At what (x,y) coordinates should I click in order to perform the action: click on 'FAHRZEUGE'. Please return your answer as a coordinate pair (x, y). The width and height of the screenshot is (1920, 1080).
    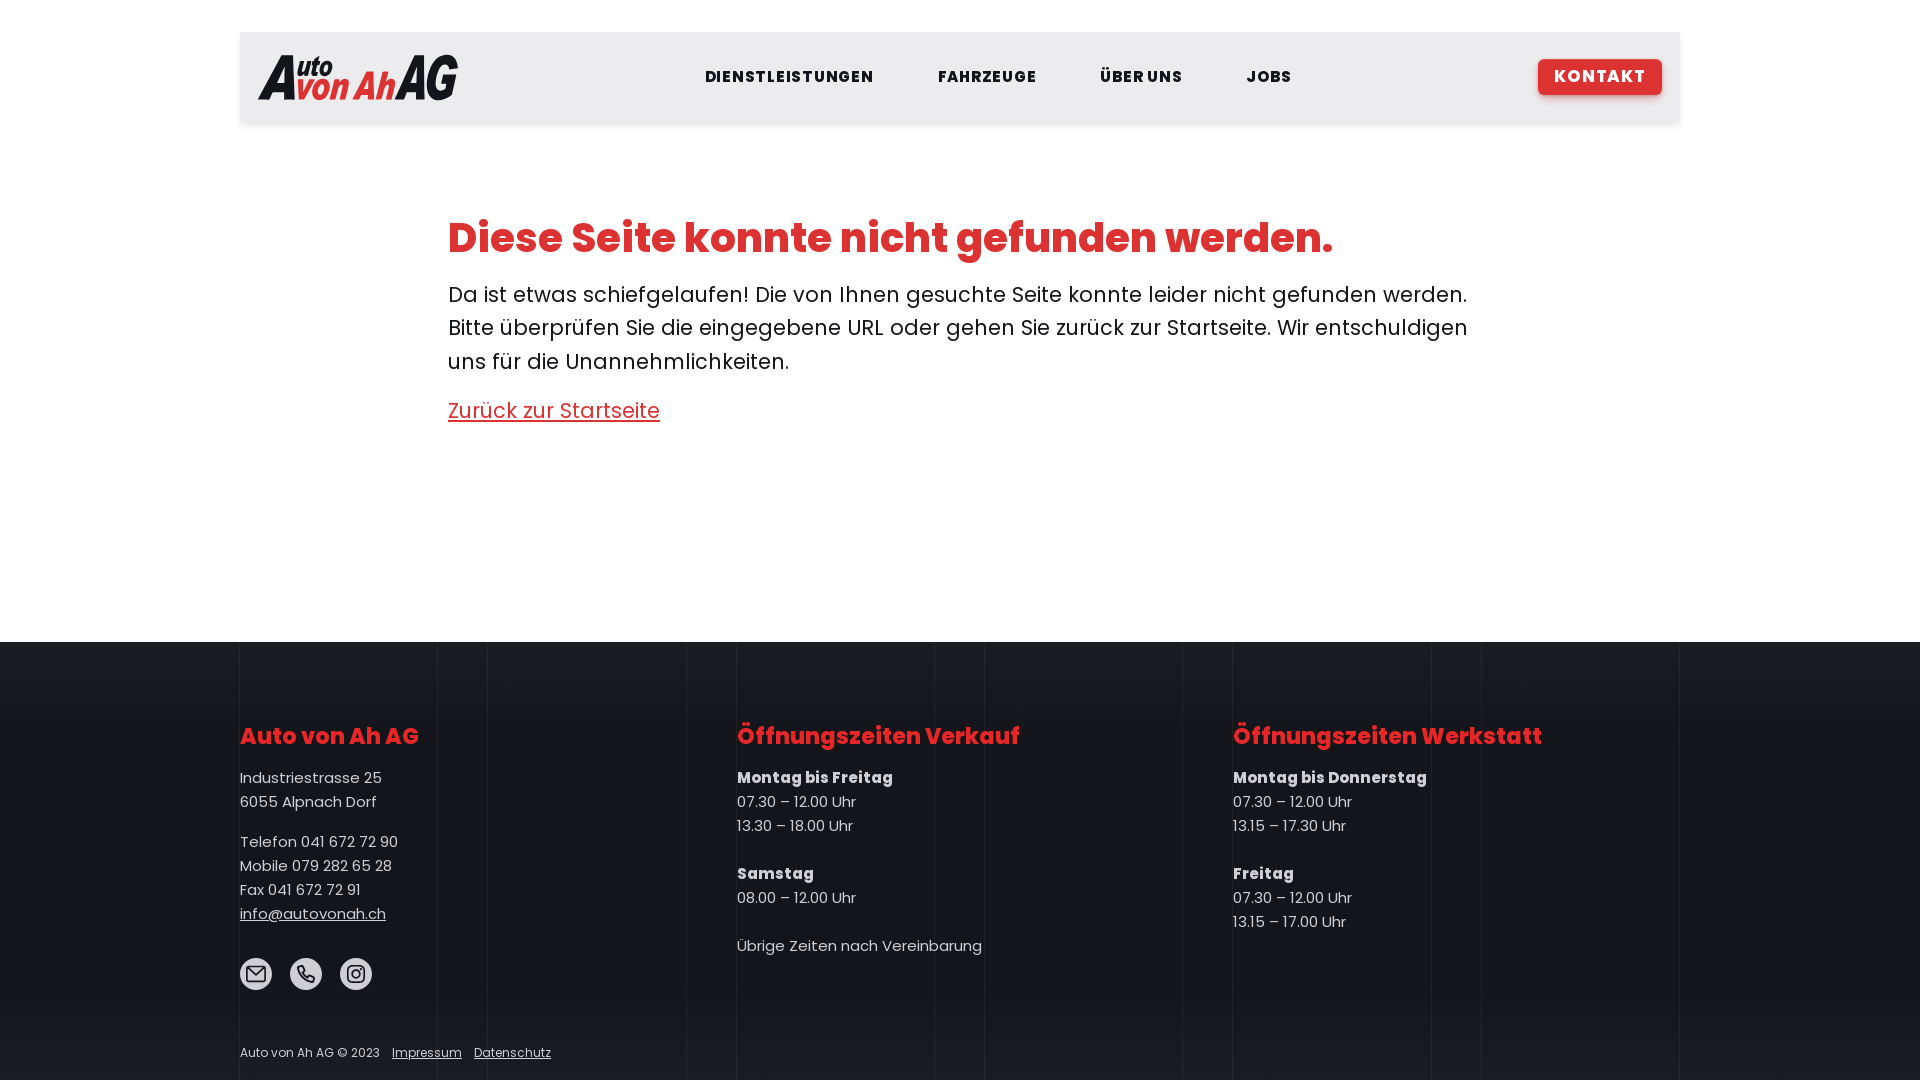
    Looking at the image, I should click on (987, 76).